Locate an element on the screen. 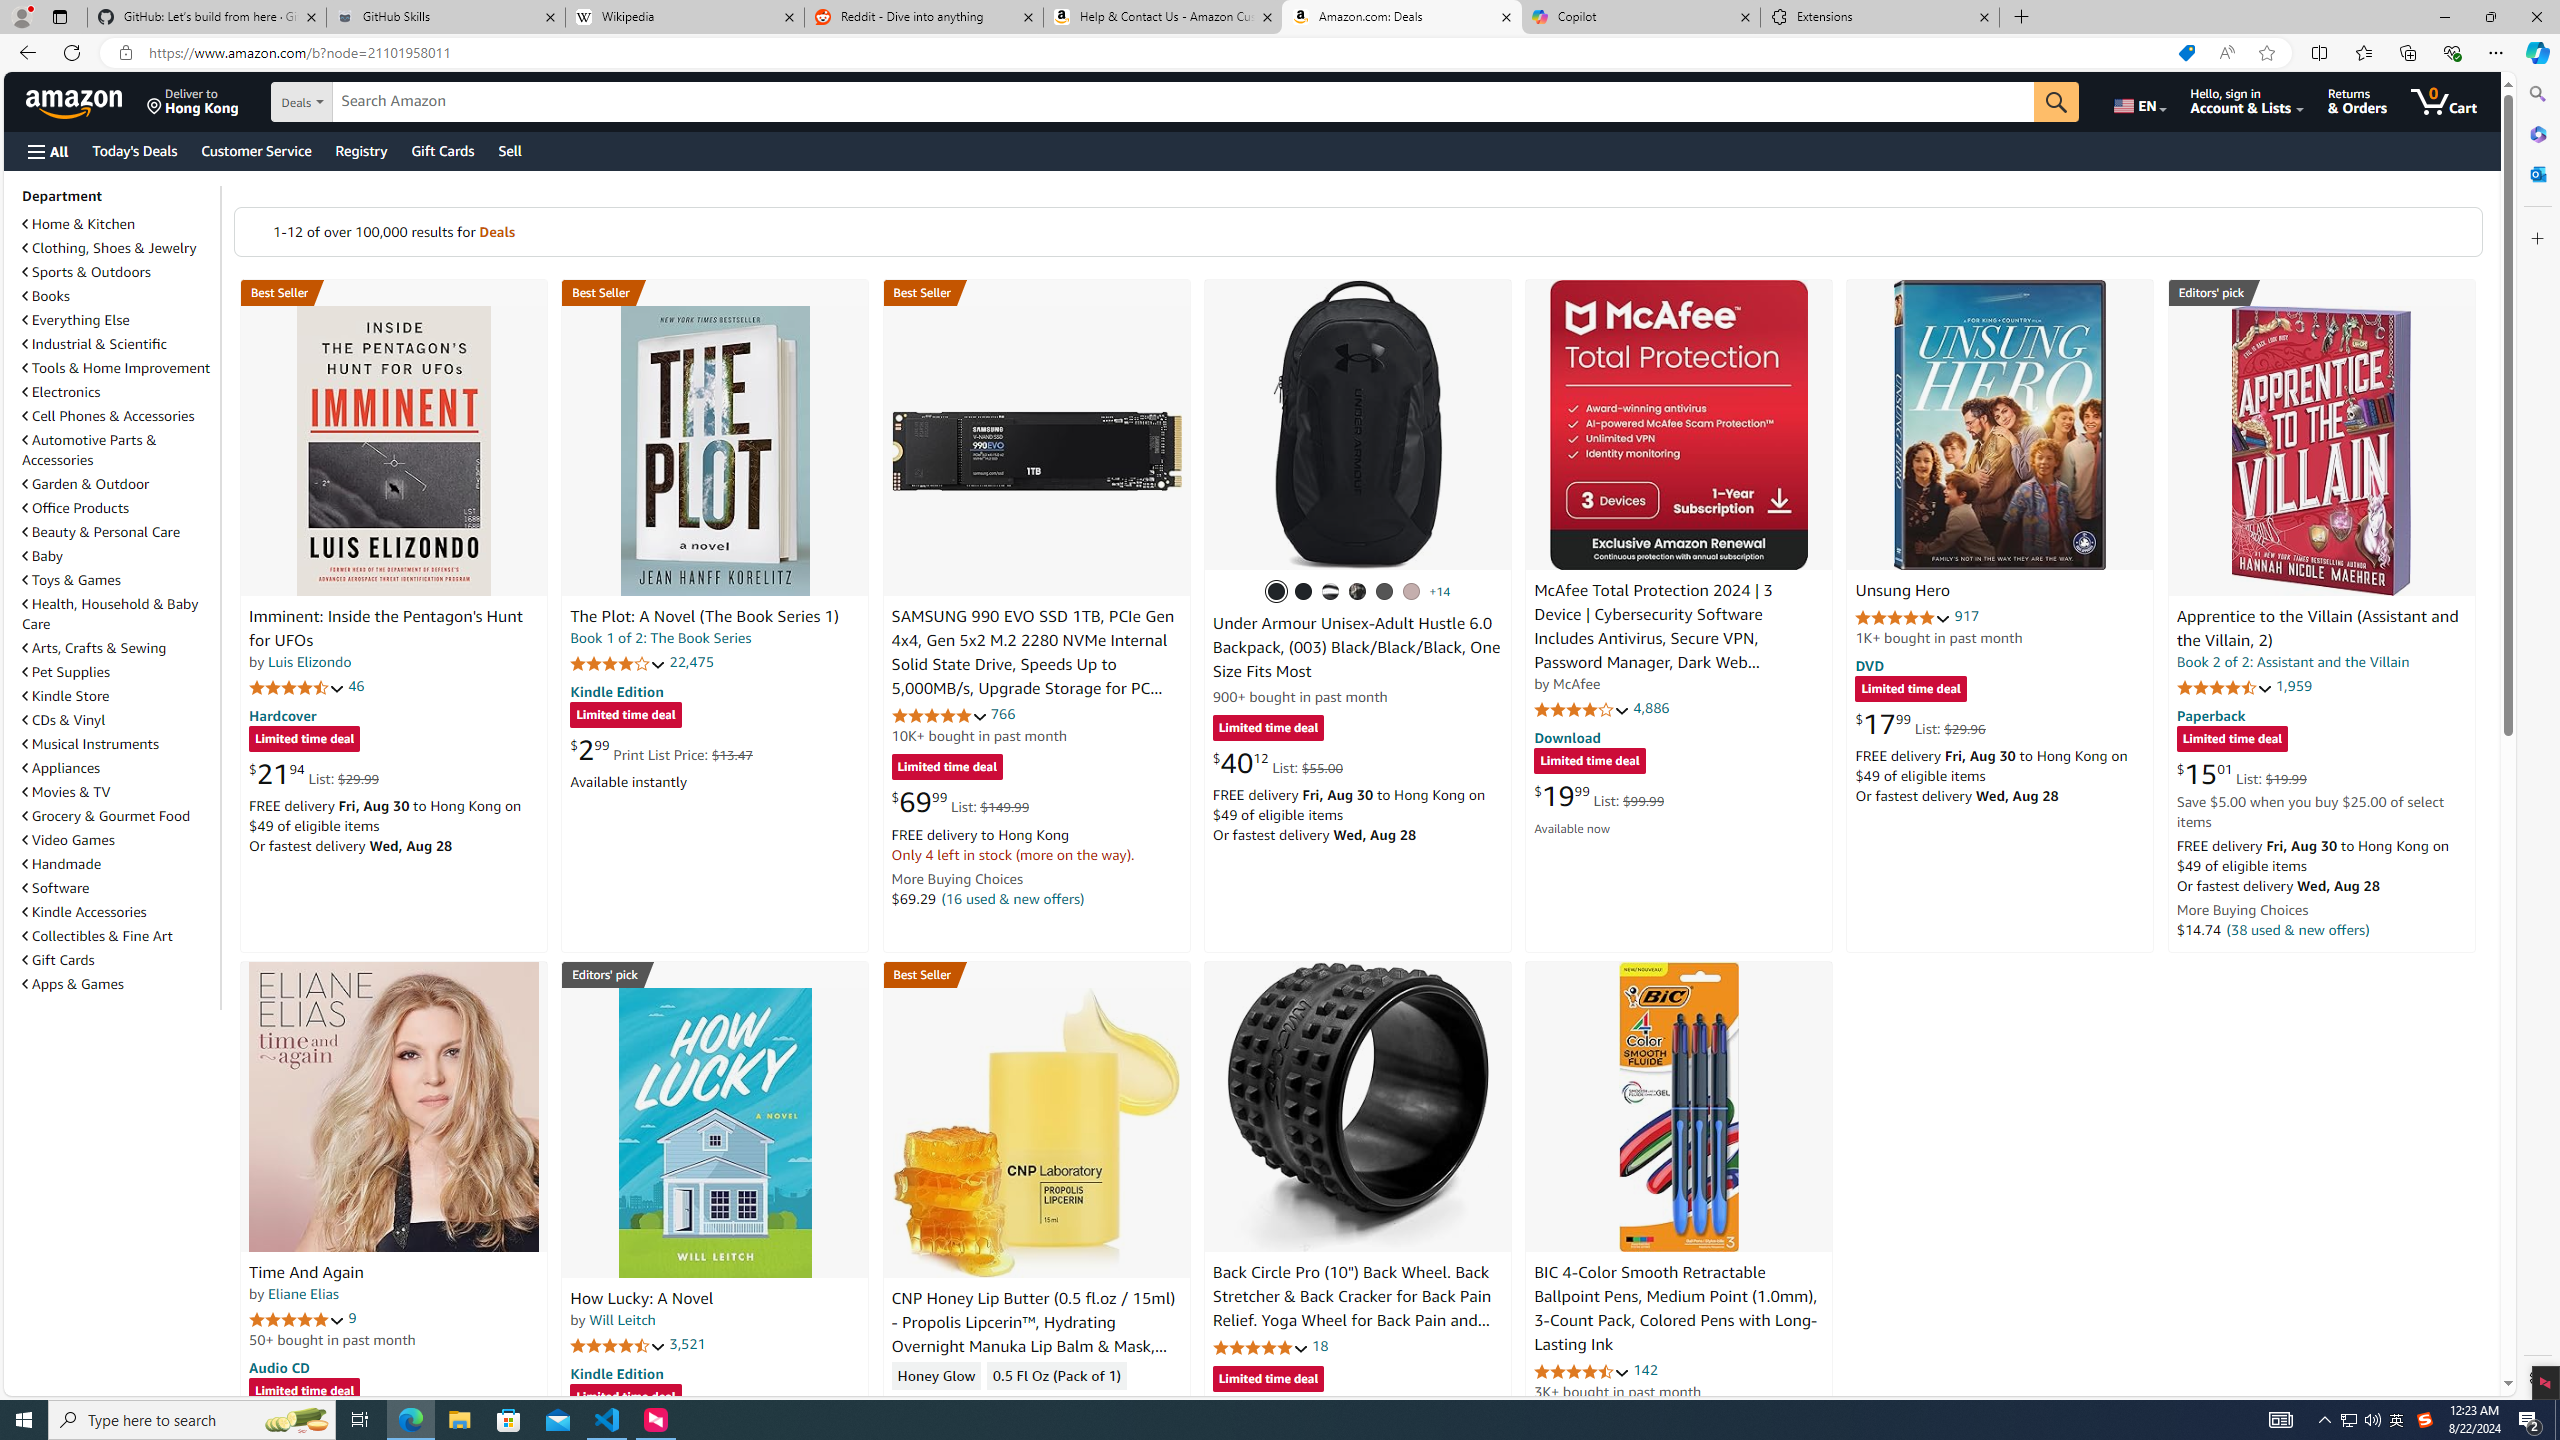  'Garden & Outdoor' is located at coordinates (86, 482).